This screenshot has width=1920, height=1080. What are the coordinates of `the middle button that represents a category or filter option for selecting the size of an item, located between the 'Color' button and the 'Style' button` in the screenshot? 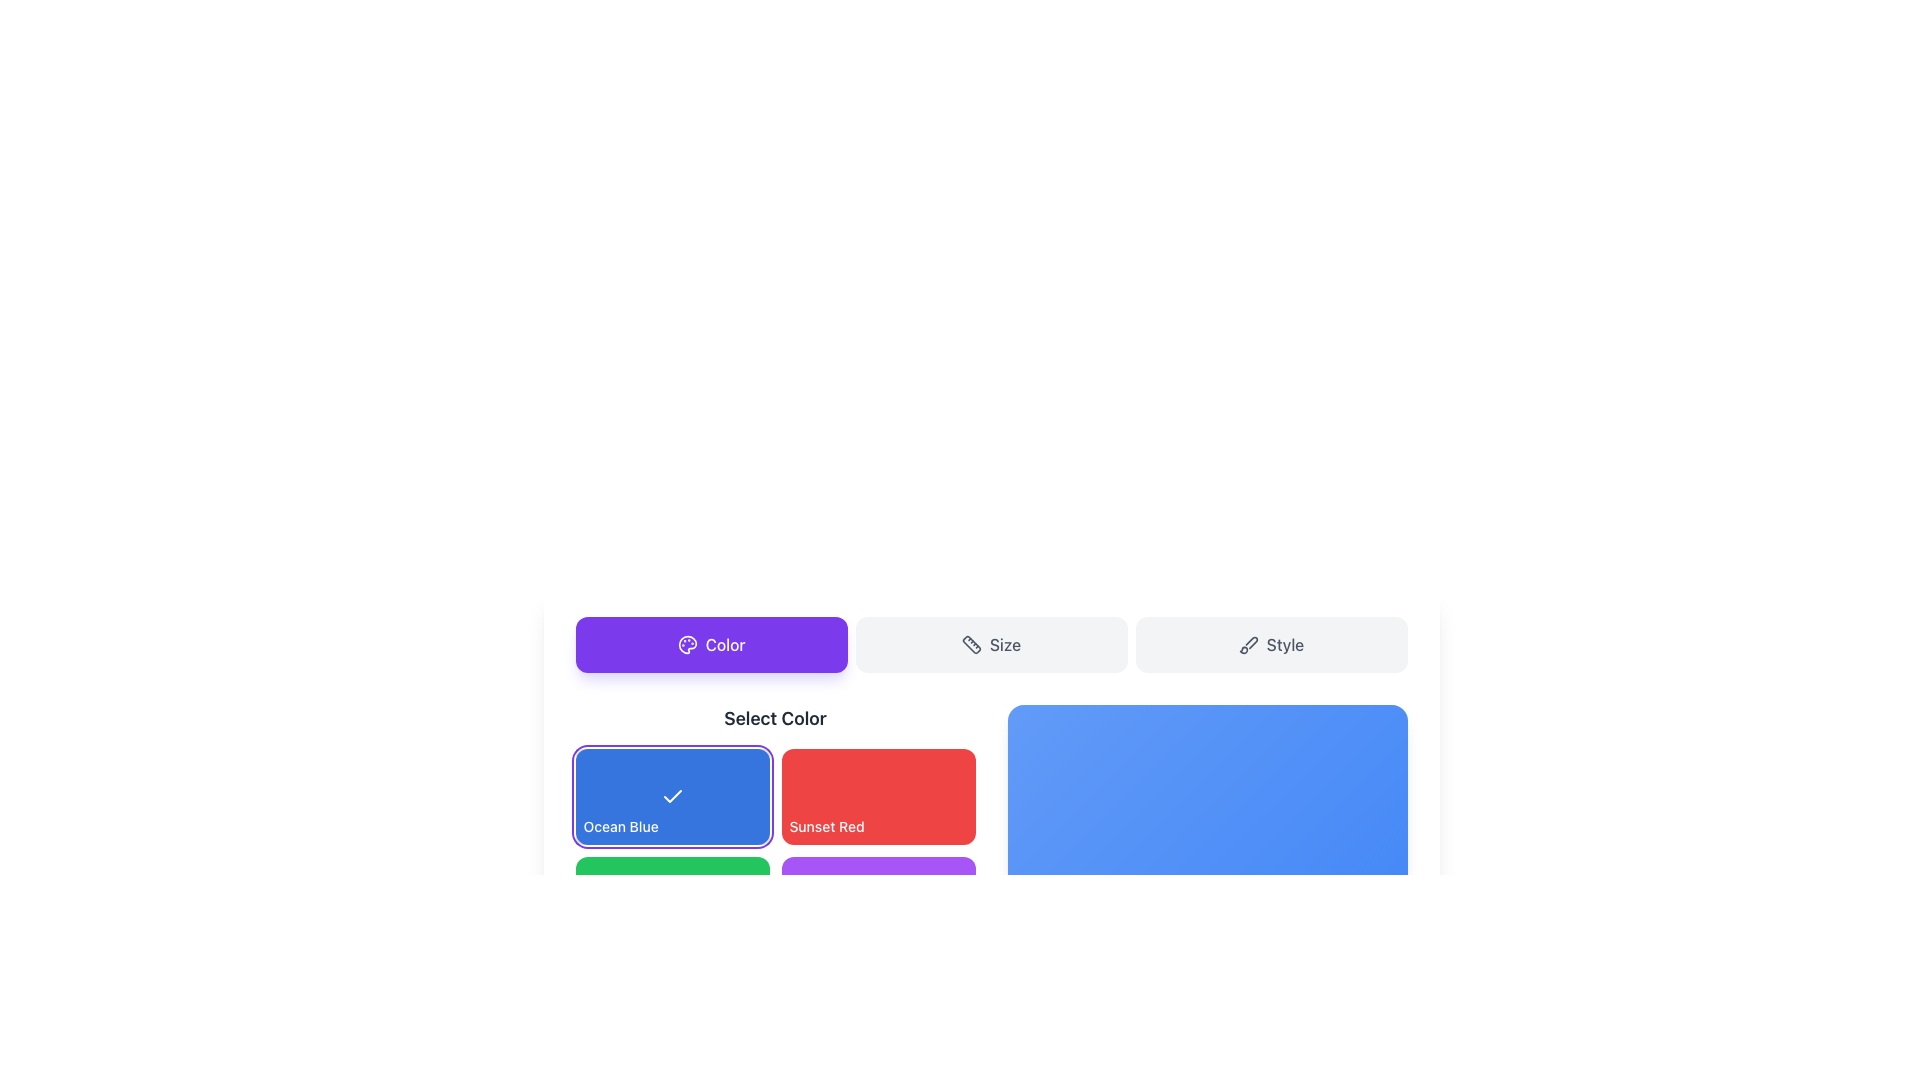 It's located at (991, 644).